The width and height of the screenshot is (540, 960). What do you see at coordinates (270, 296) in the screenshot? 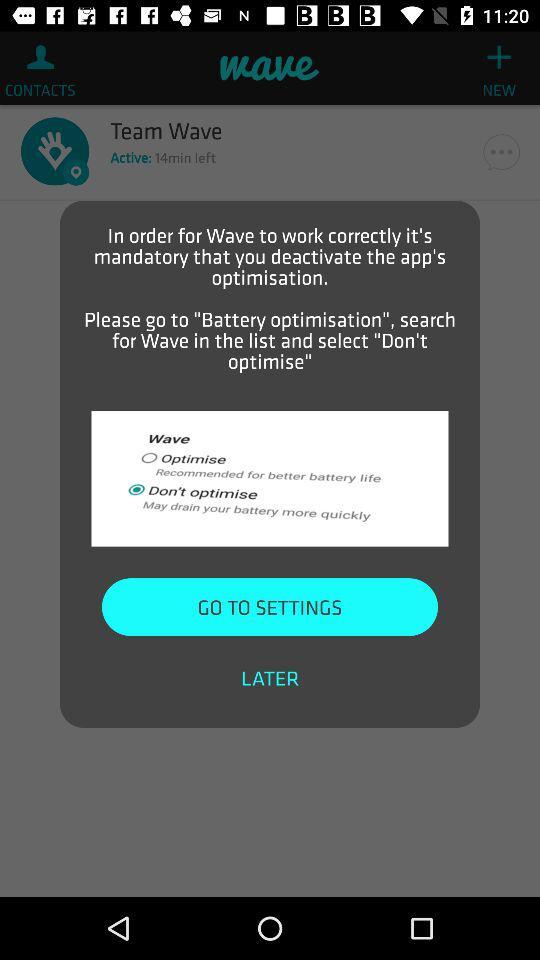
I see `the in order for item` at bounding box center [270, 296].